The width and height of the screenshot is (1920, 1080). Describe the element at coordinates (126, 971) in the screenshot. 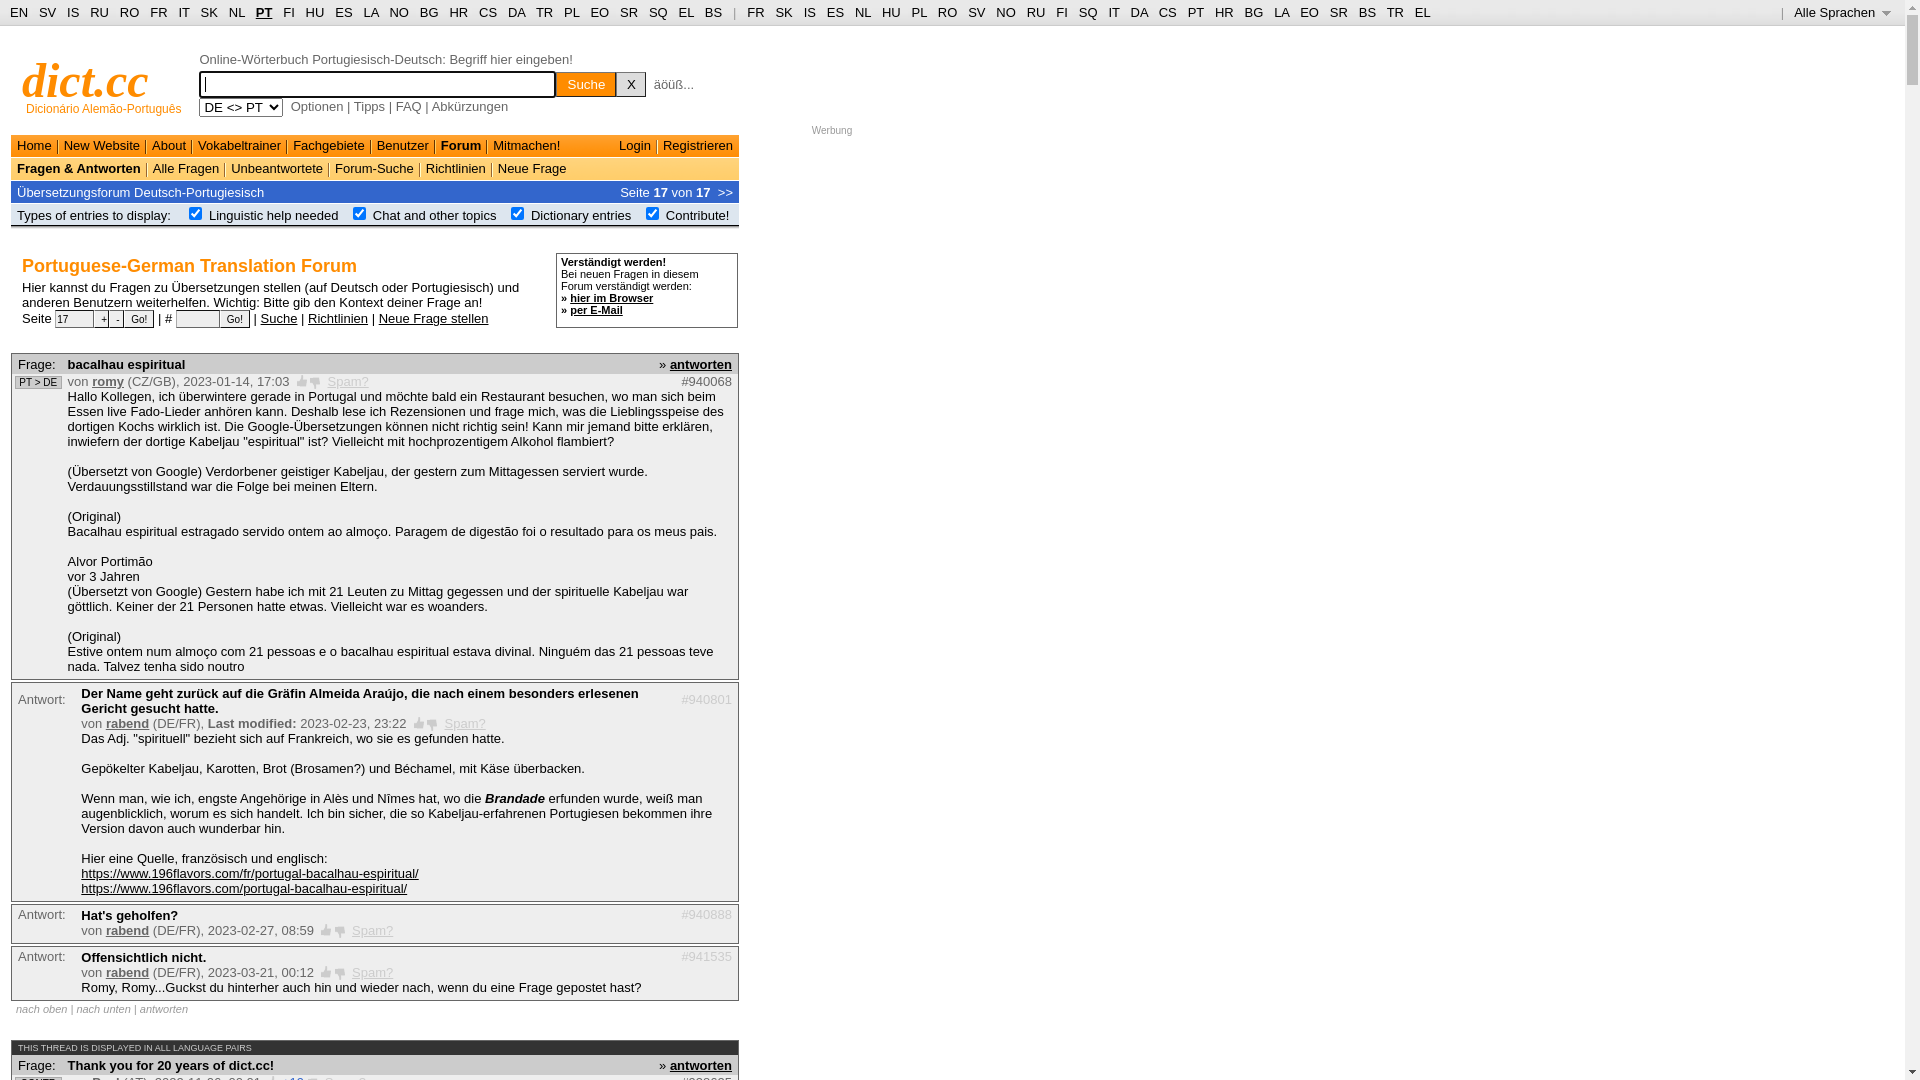

I see `'rabend'` at that location.